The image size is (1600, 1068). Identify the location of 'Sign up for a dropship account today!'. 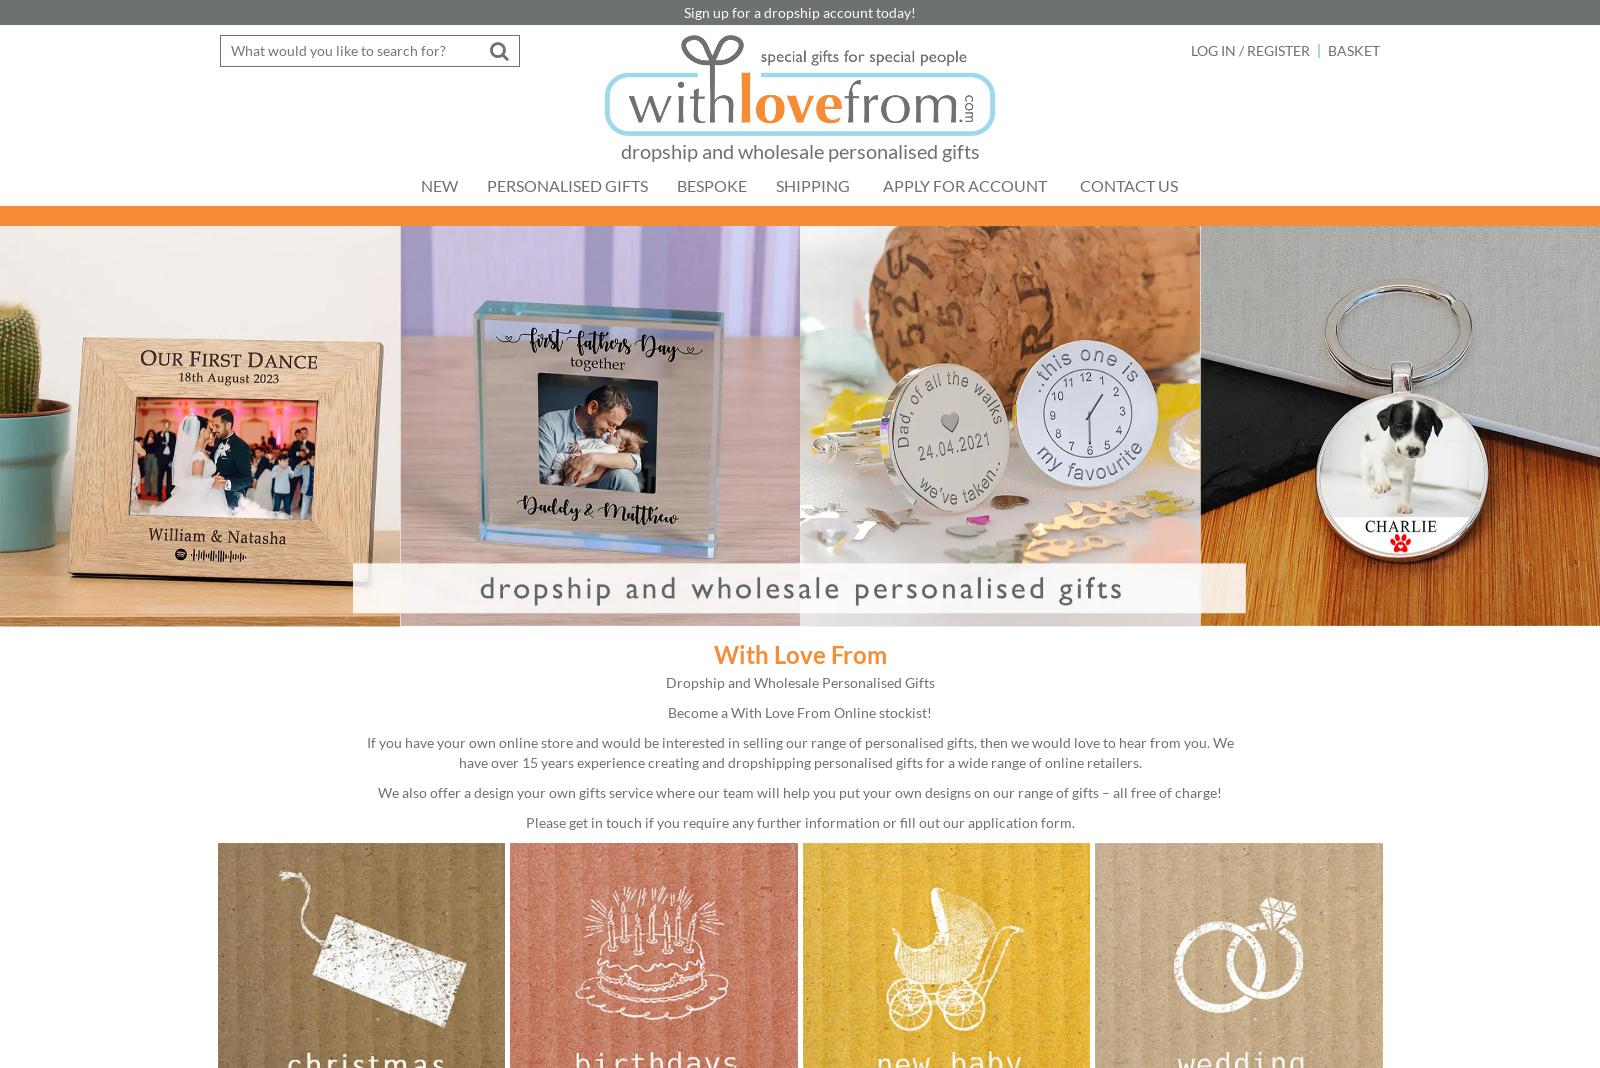
(800, 10).